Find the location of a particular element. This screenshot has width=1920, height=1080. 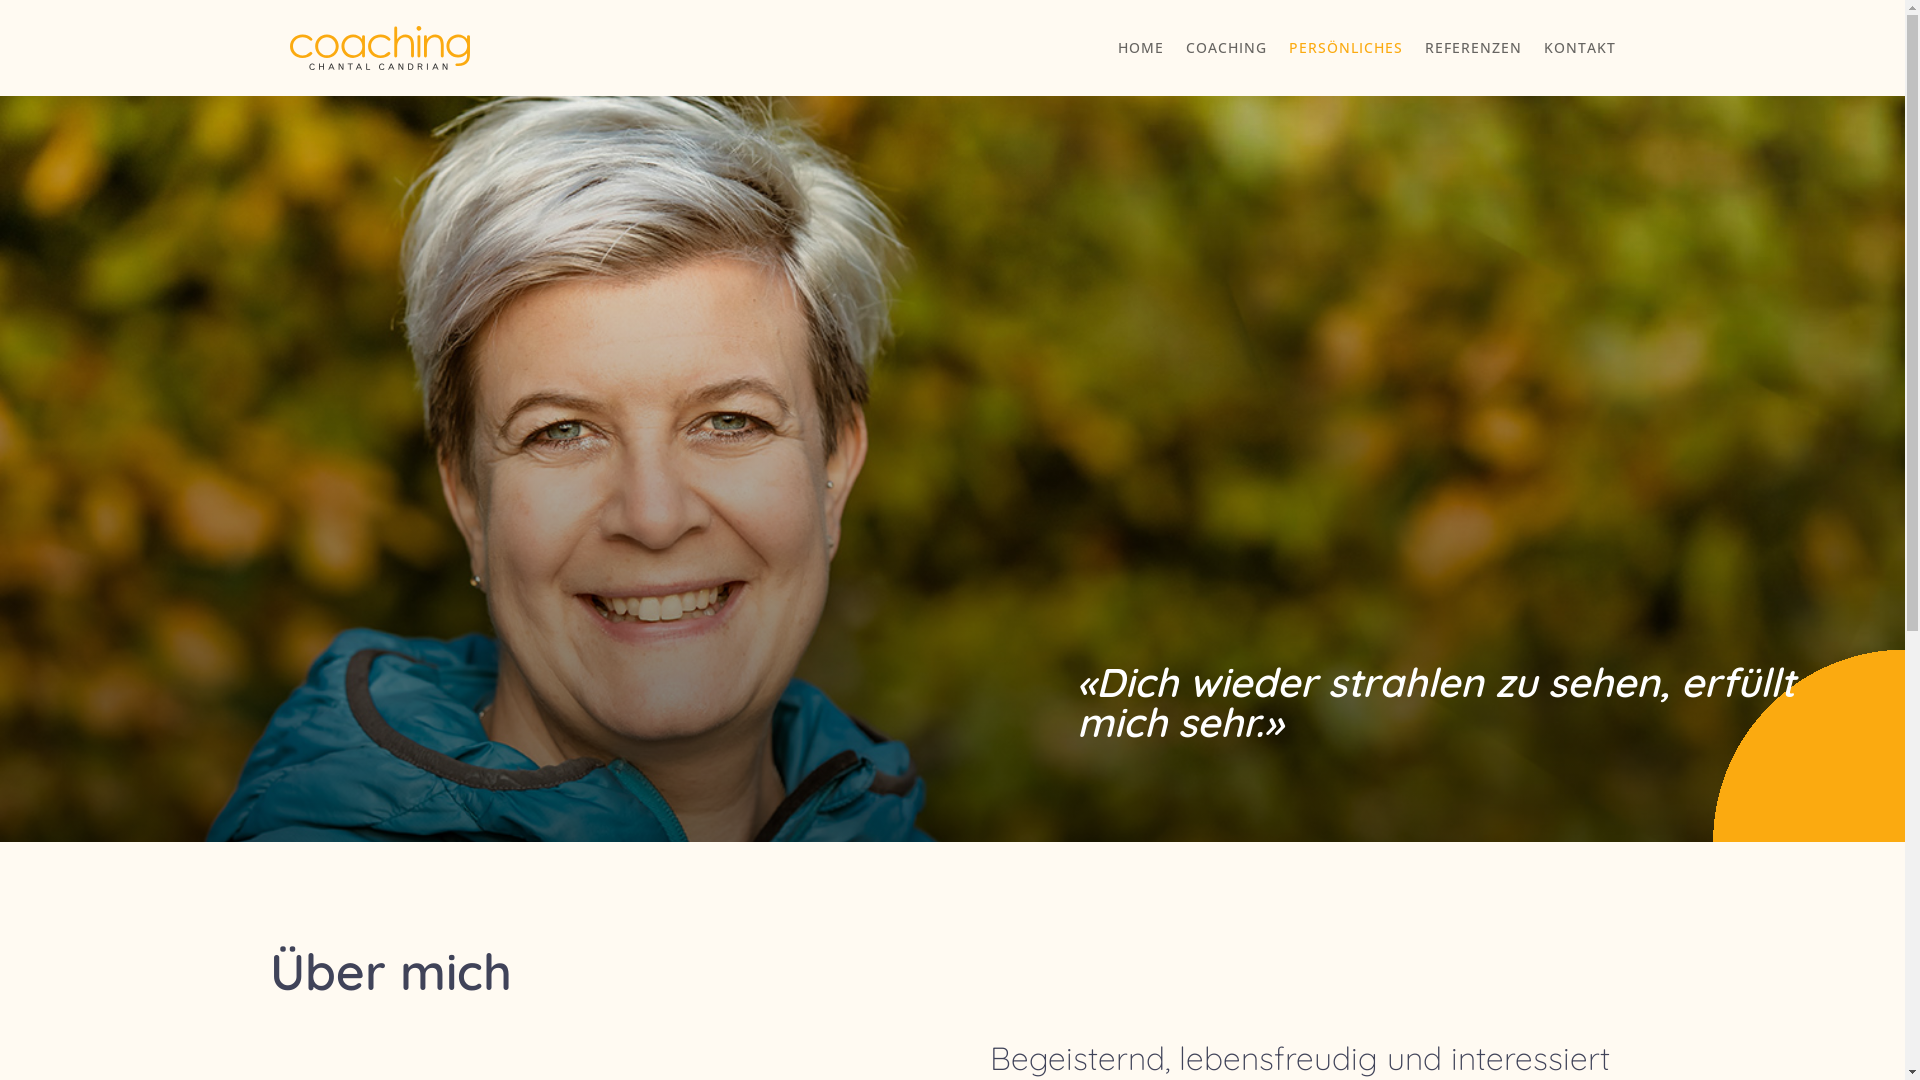

'KONTAKT' is located at coordinates (1578, 46).